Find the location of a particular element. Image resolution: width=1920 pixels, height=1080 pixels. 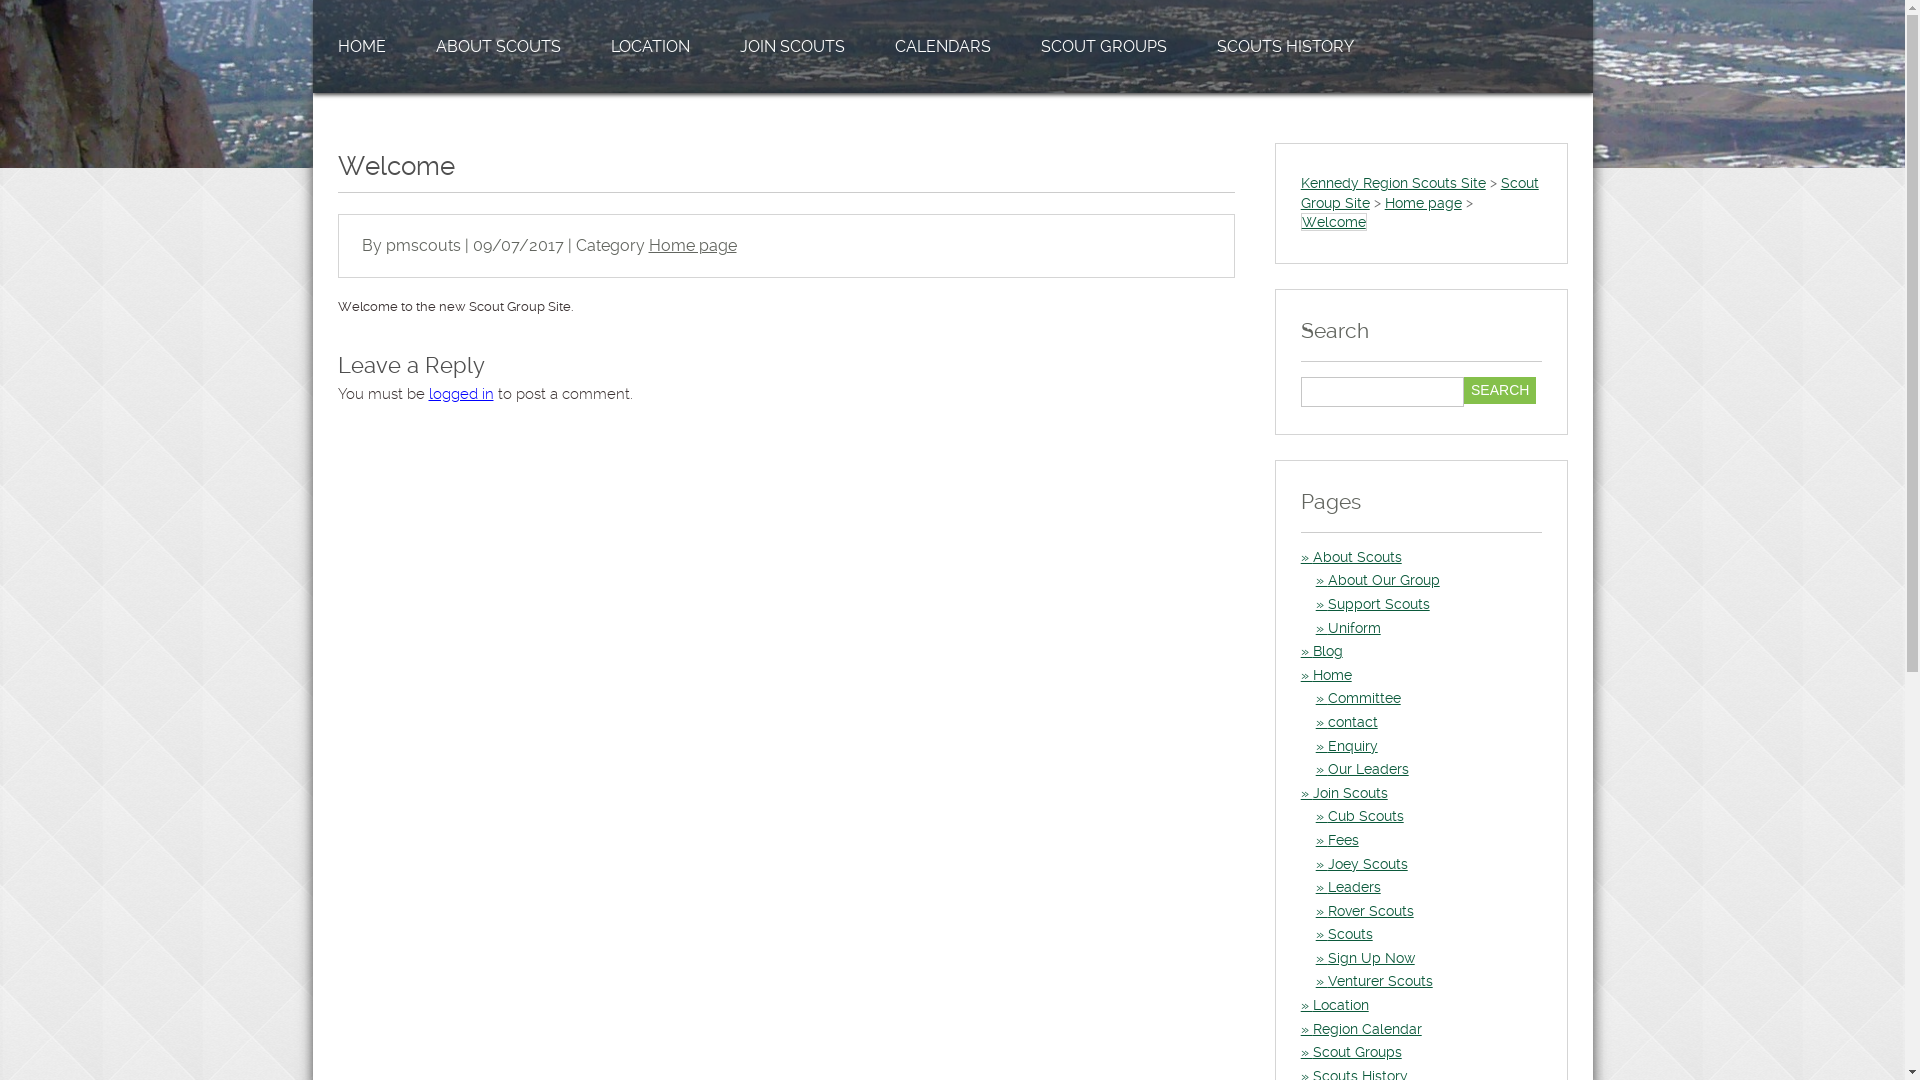

'Fees' is located at coordinates (1337, 840).